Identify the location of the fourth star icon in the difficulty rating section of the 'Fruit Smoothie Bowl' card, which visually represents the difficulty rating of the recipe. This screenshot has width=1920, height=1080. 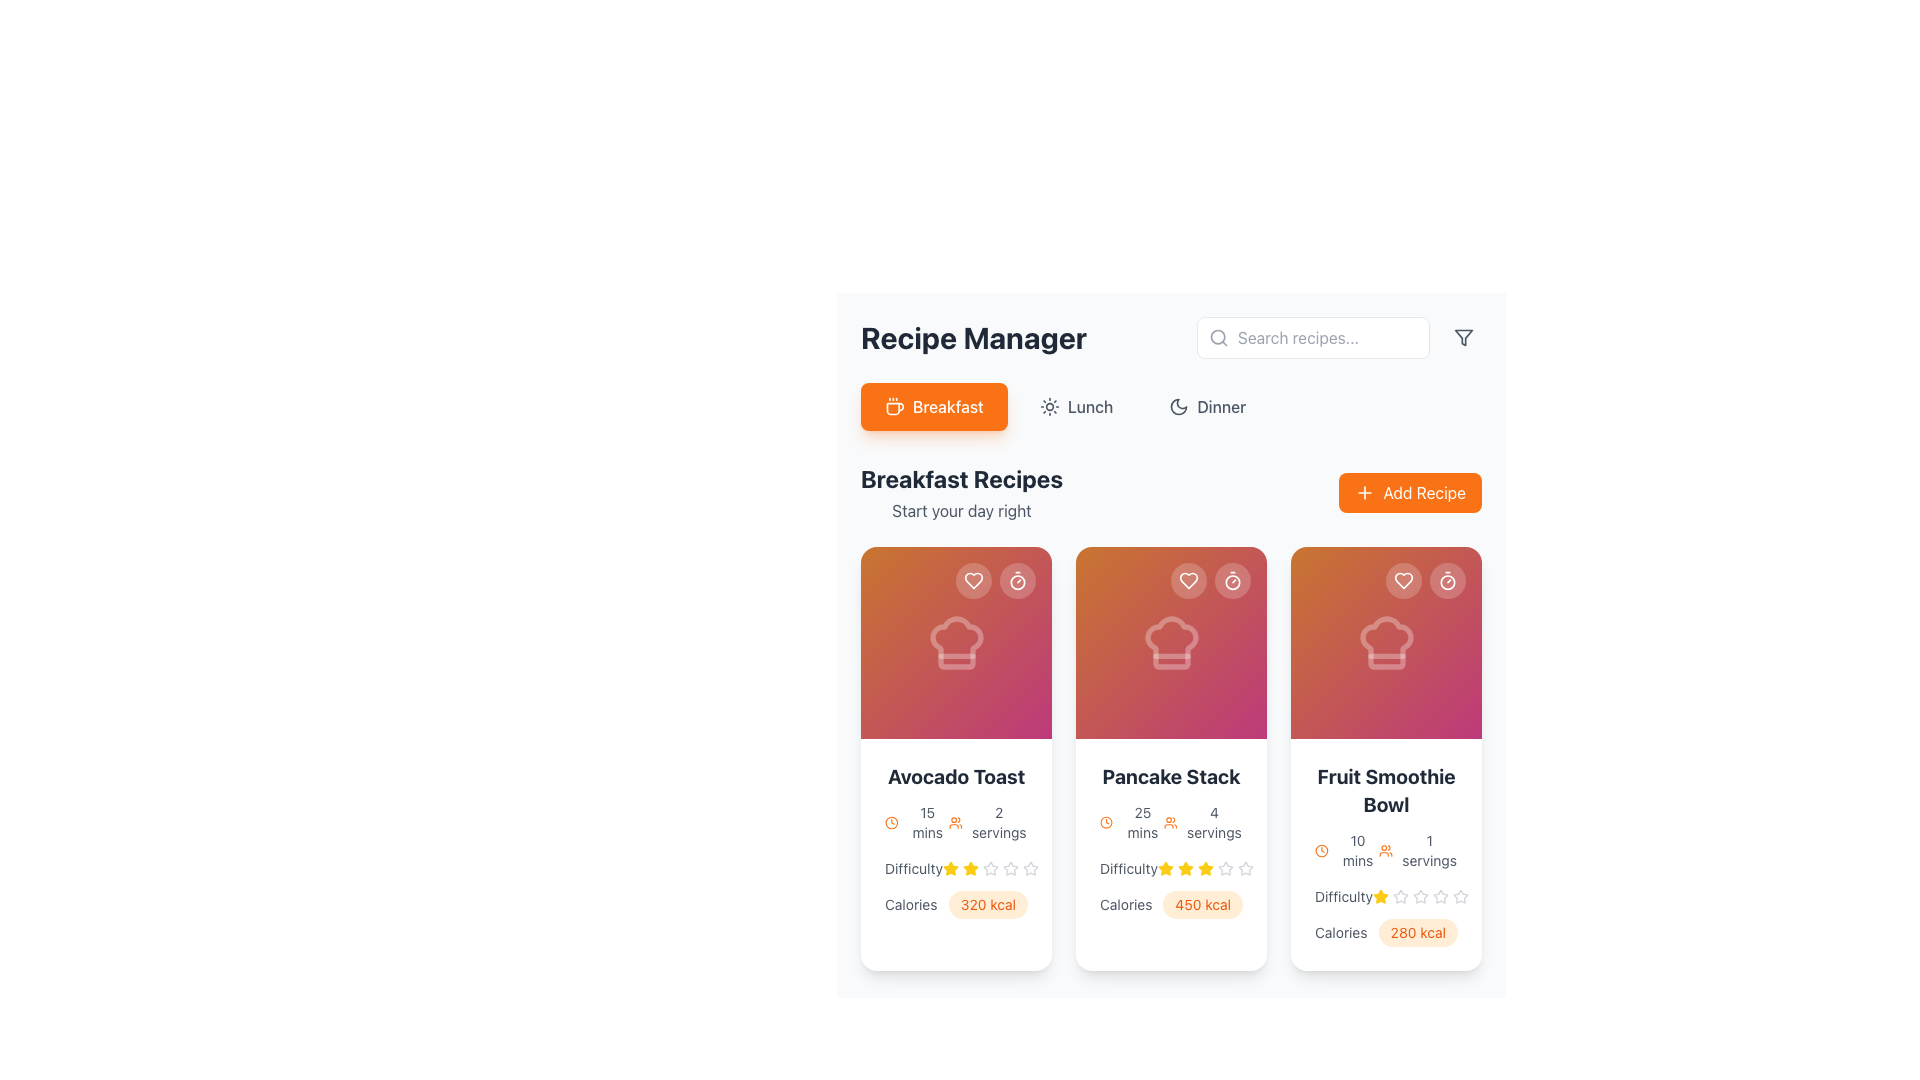
(1419, 896).